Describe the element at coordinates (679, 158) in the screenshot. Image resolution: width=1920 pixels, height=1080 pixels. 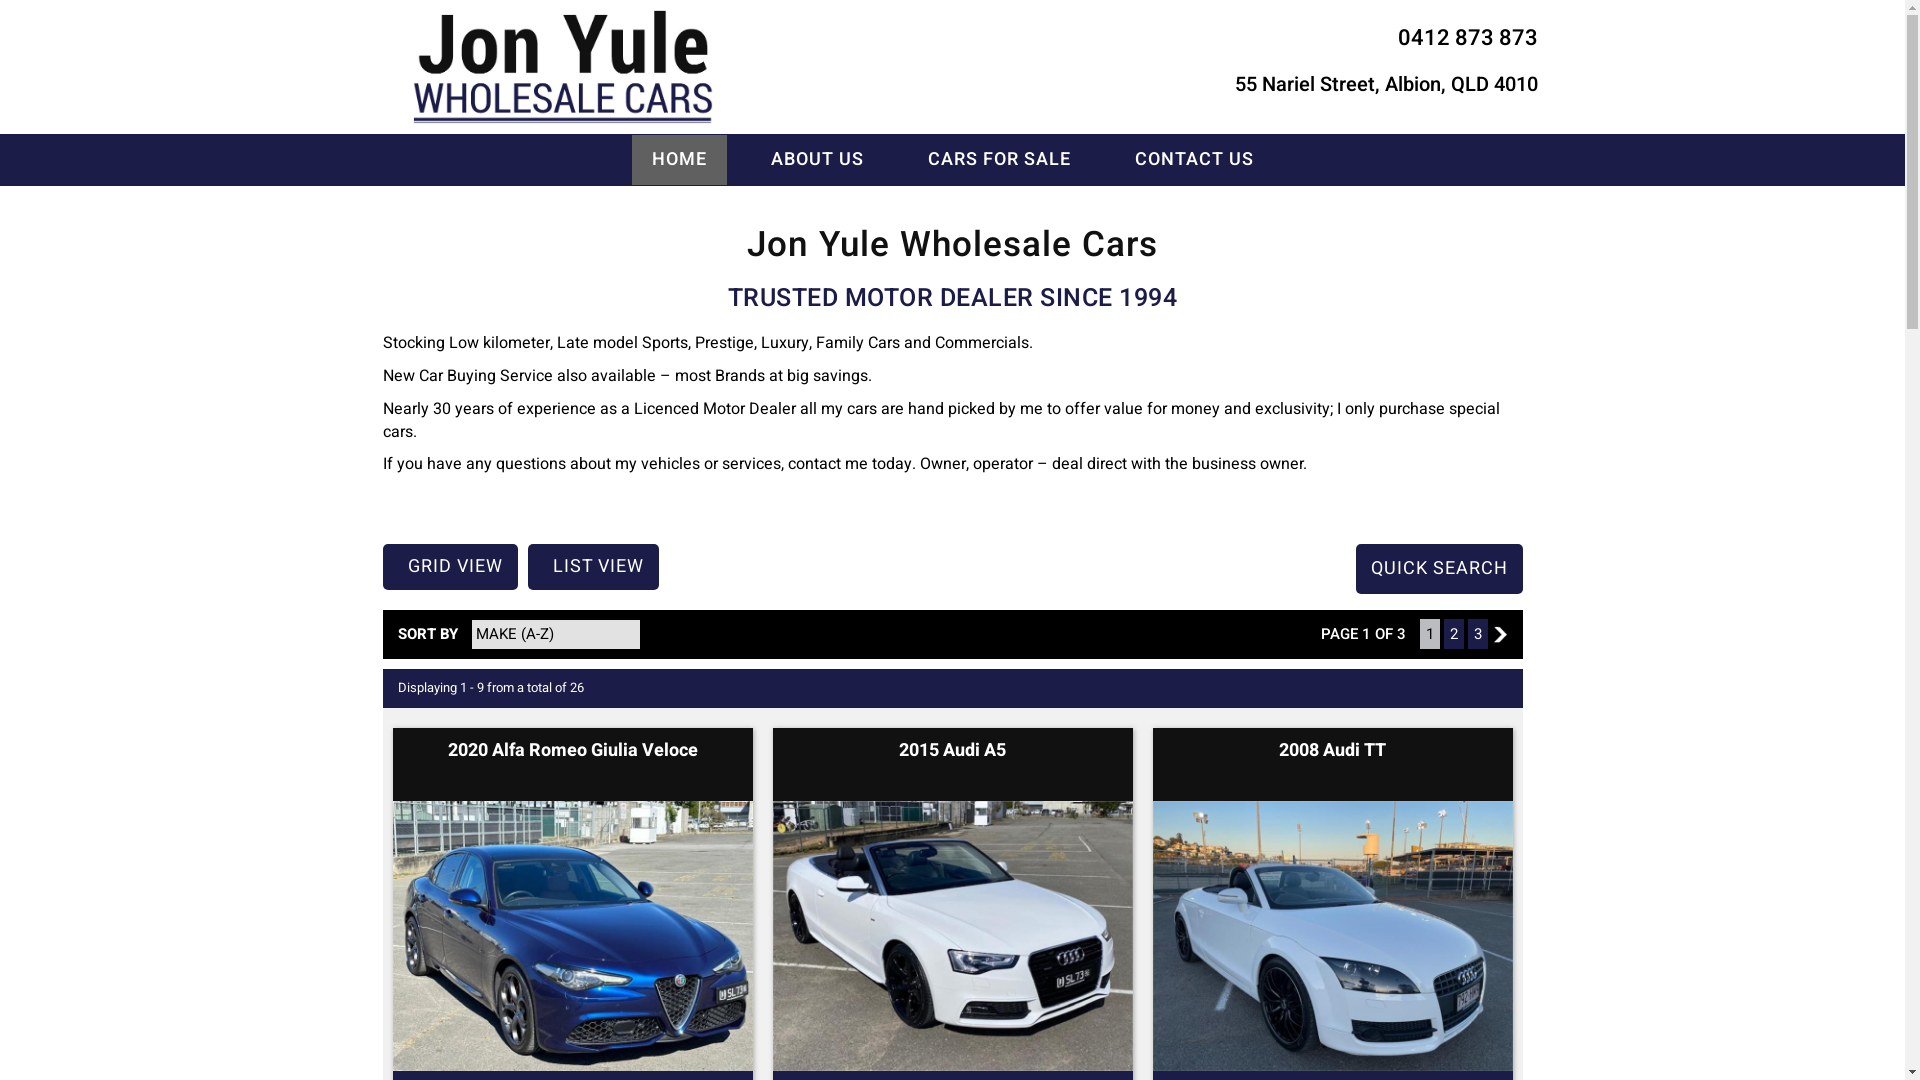
I see `'HOME'` at that location.